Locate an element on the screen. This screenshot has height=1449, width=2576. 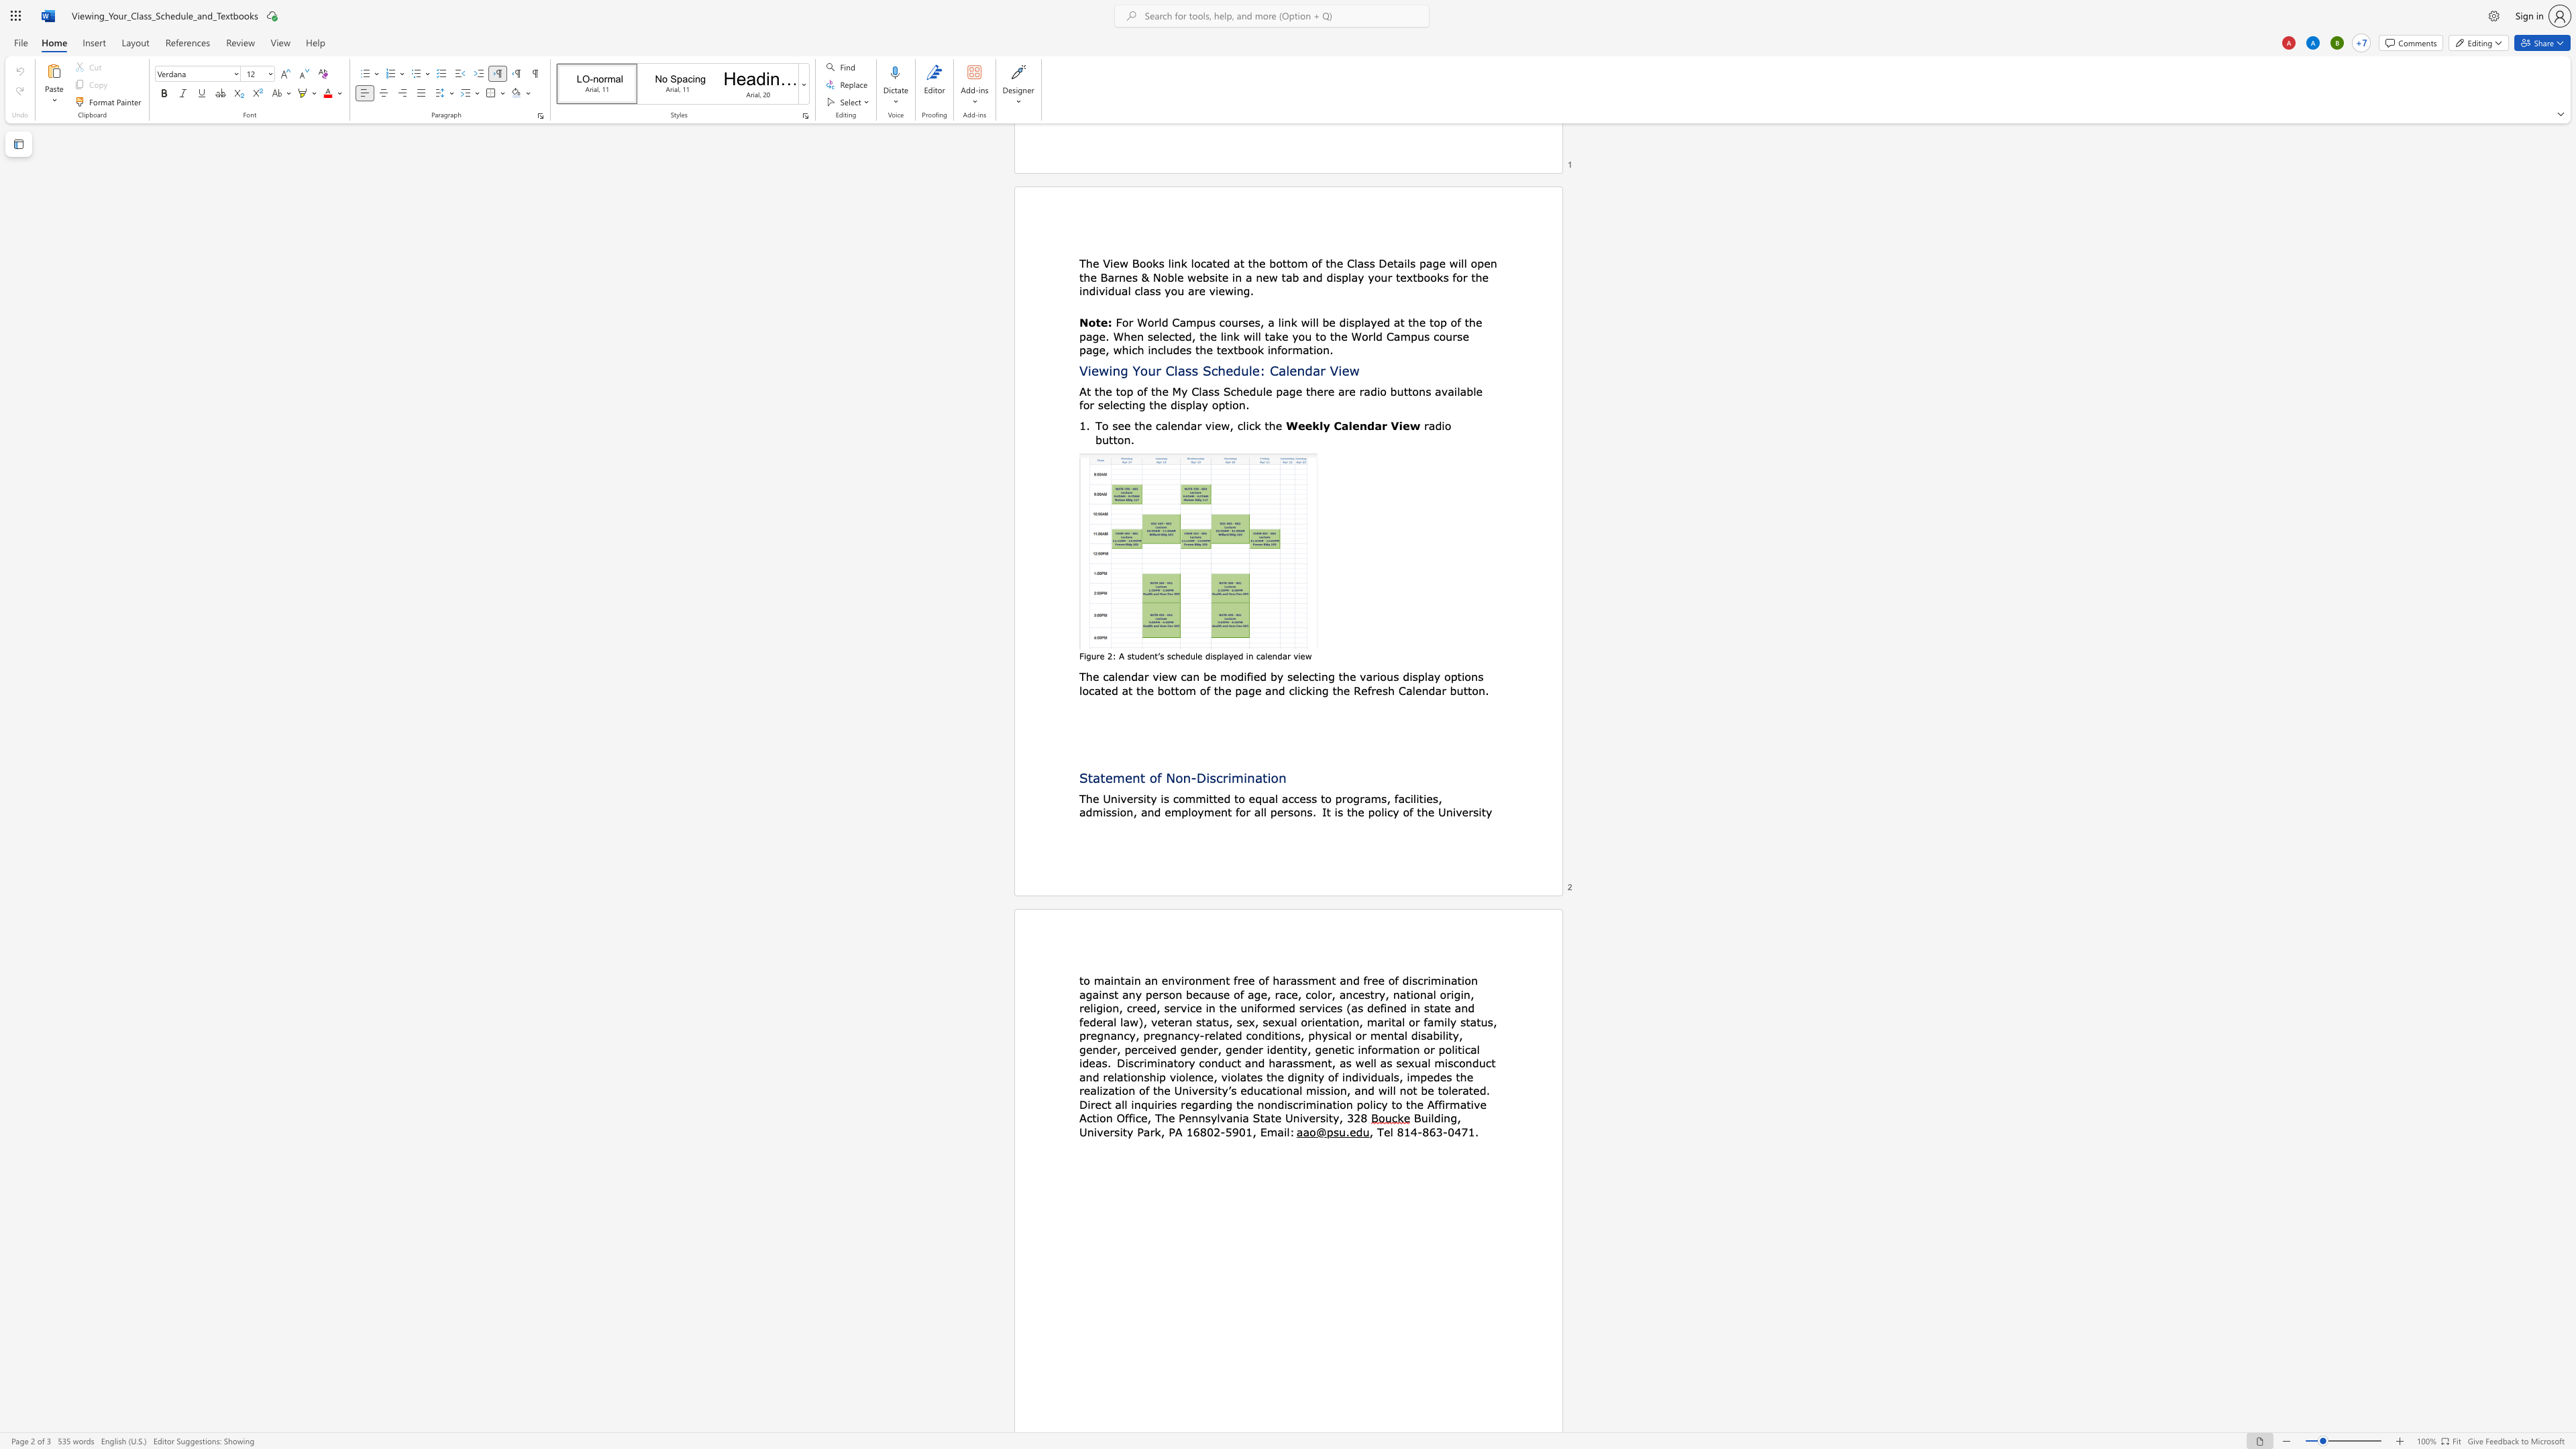
the space between the continuous character "c" and "c" in the text is located at coordinates (1293, 798).